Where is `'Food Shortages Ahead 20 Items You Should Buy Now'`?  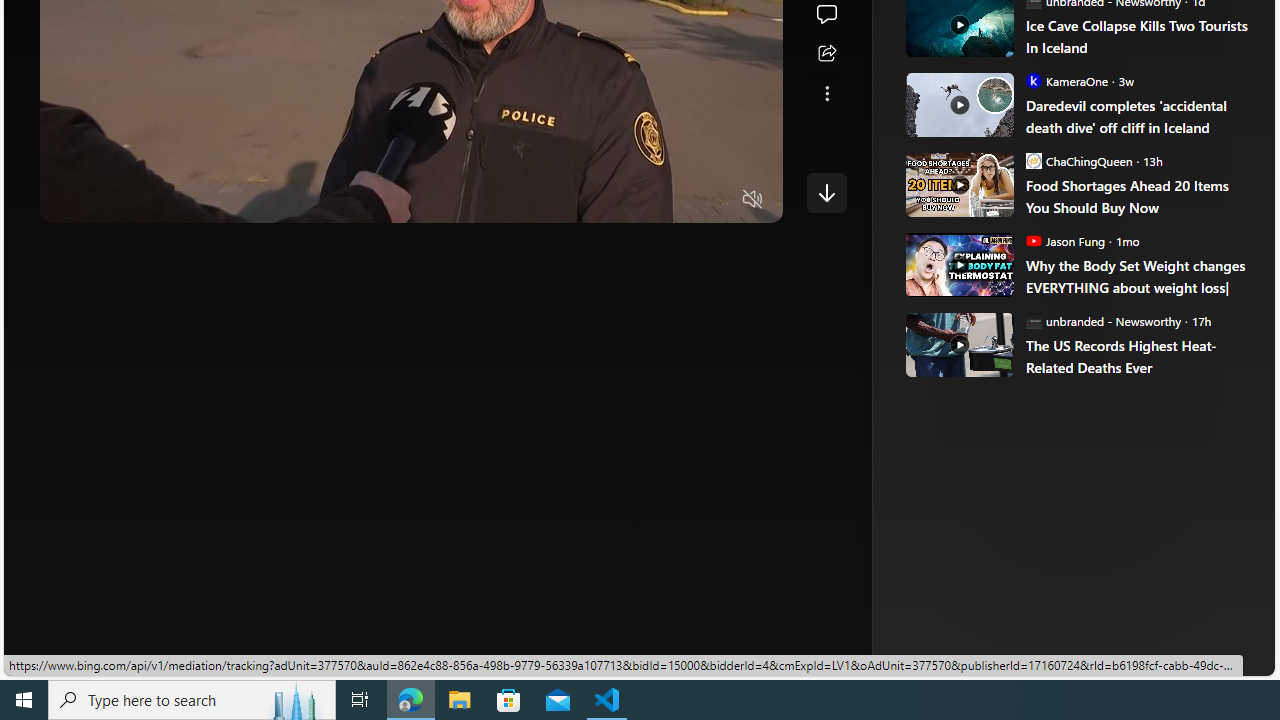 'Food Shortages Ahead 20 Items You Should Buy Now' is located at coordinates (1136, 196).